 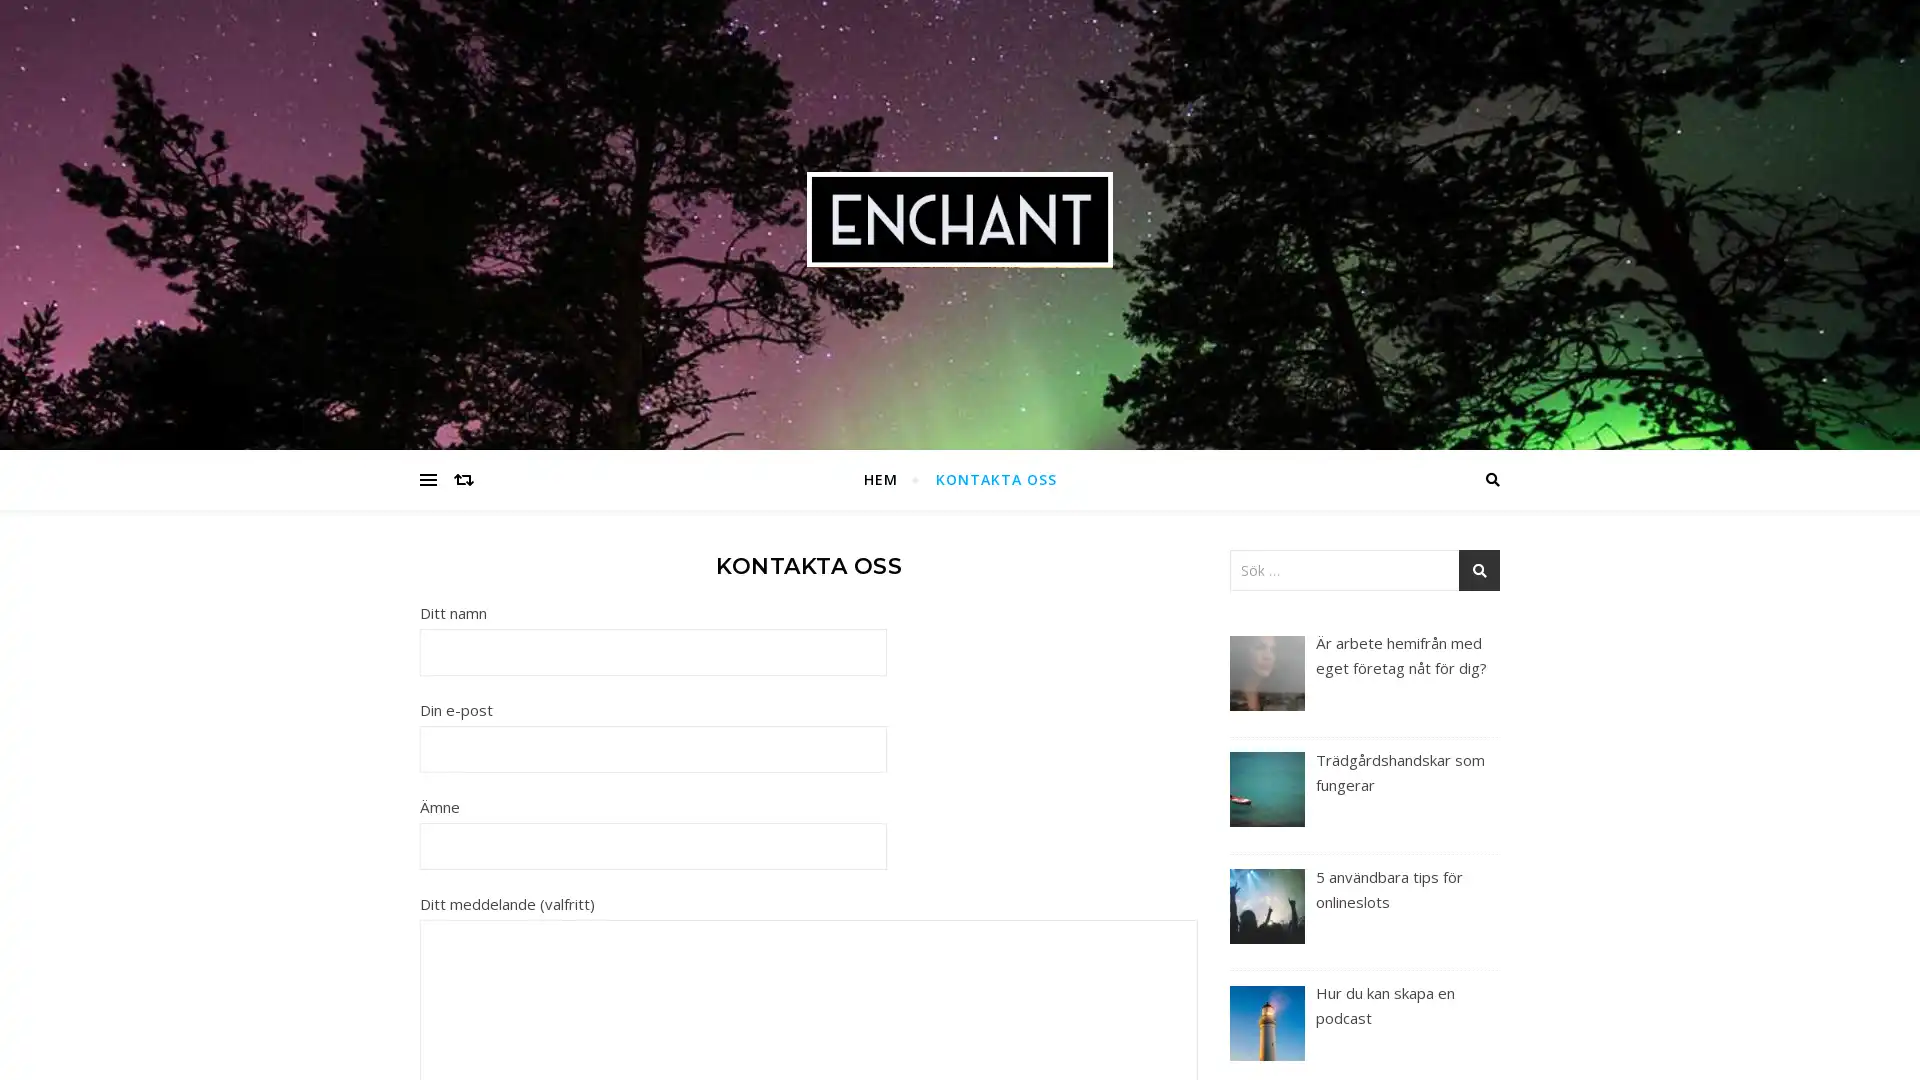 I want to click on st, so click(x=1479, y=570).